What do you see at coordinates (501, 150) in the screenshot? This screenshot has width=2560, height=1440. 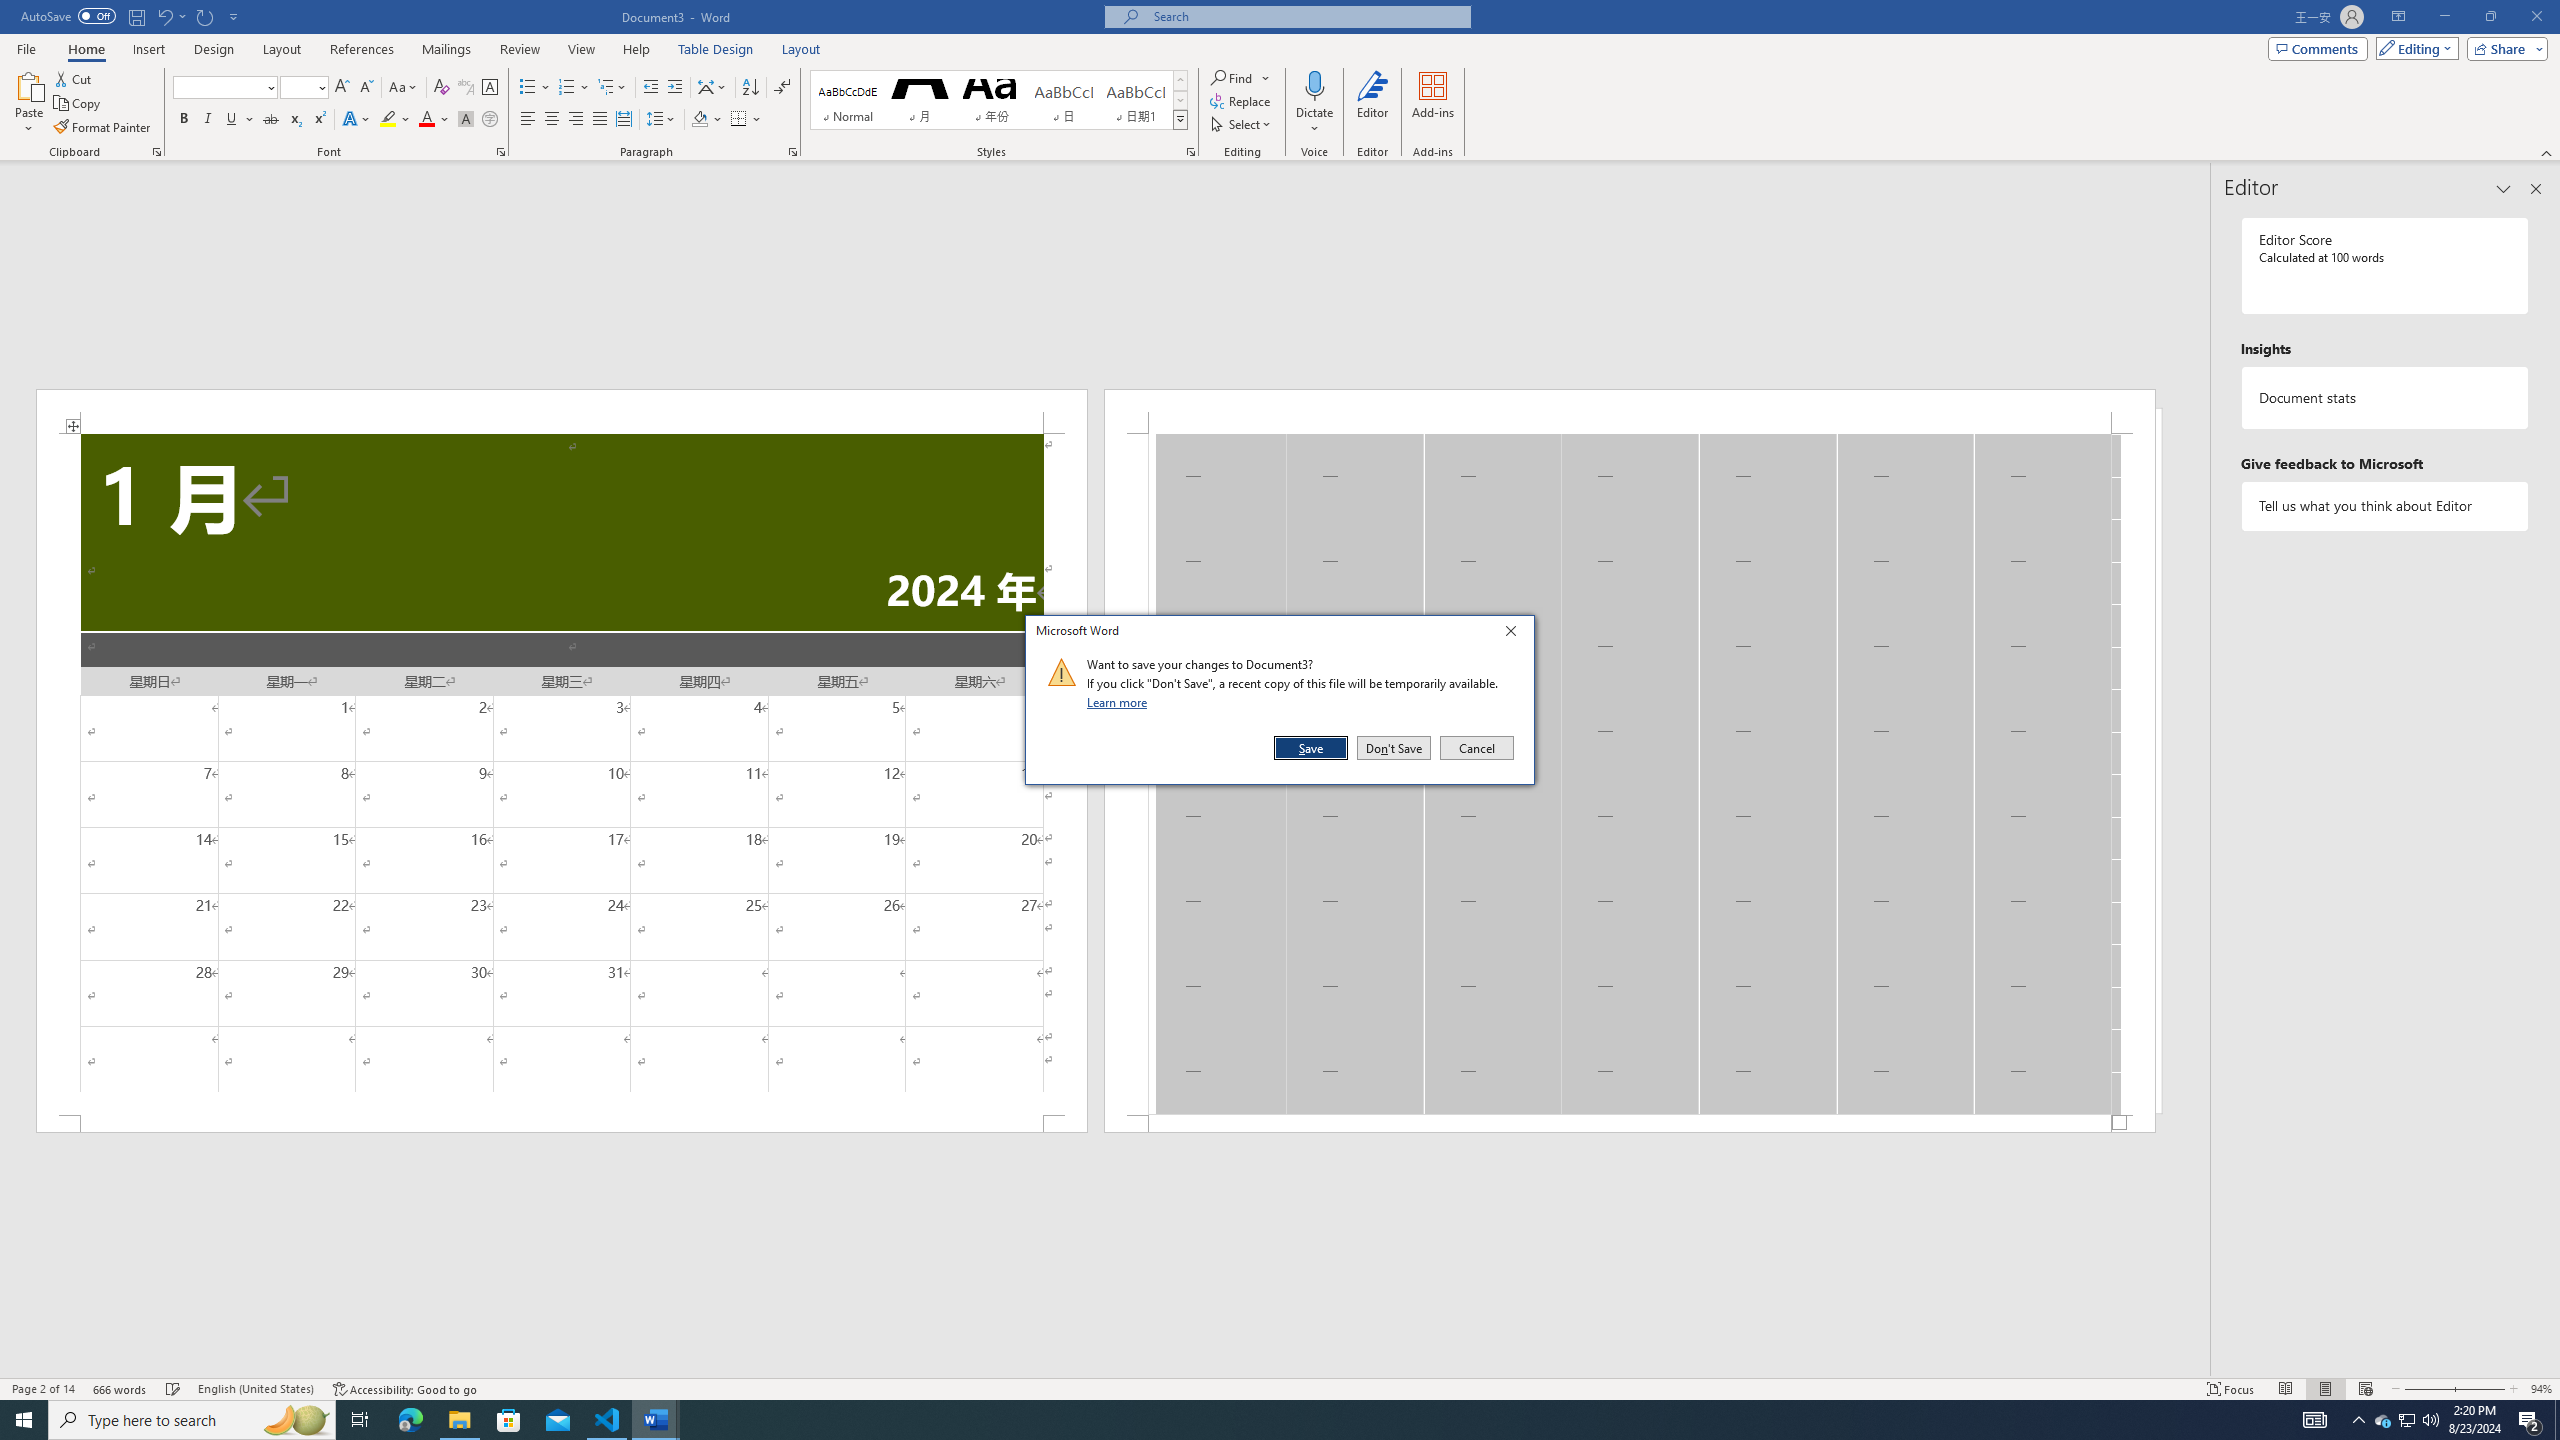 I see `'Font...'` at bounding box center [501, 150].